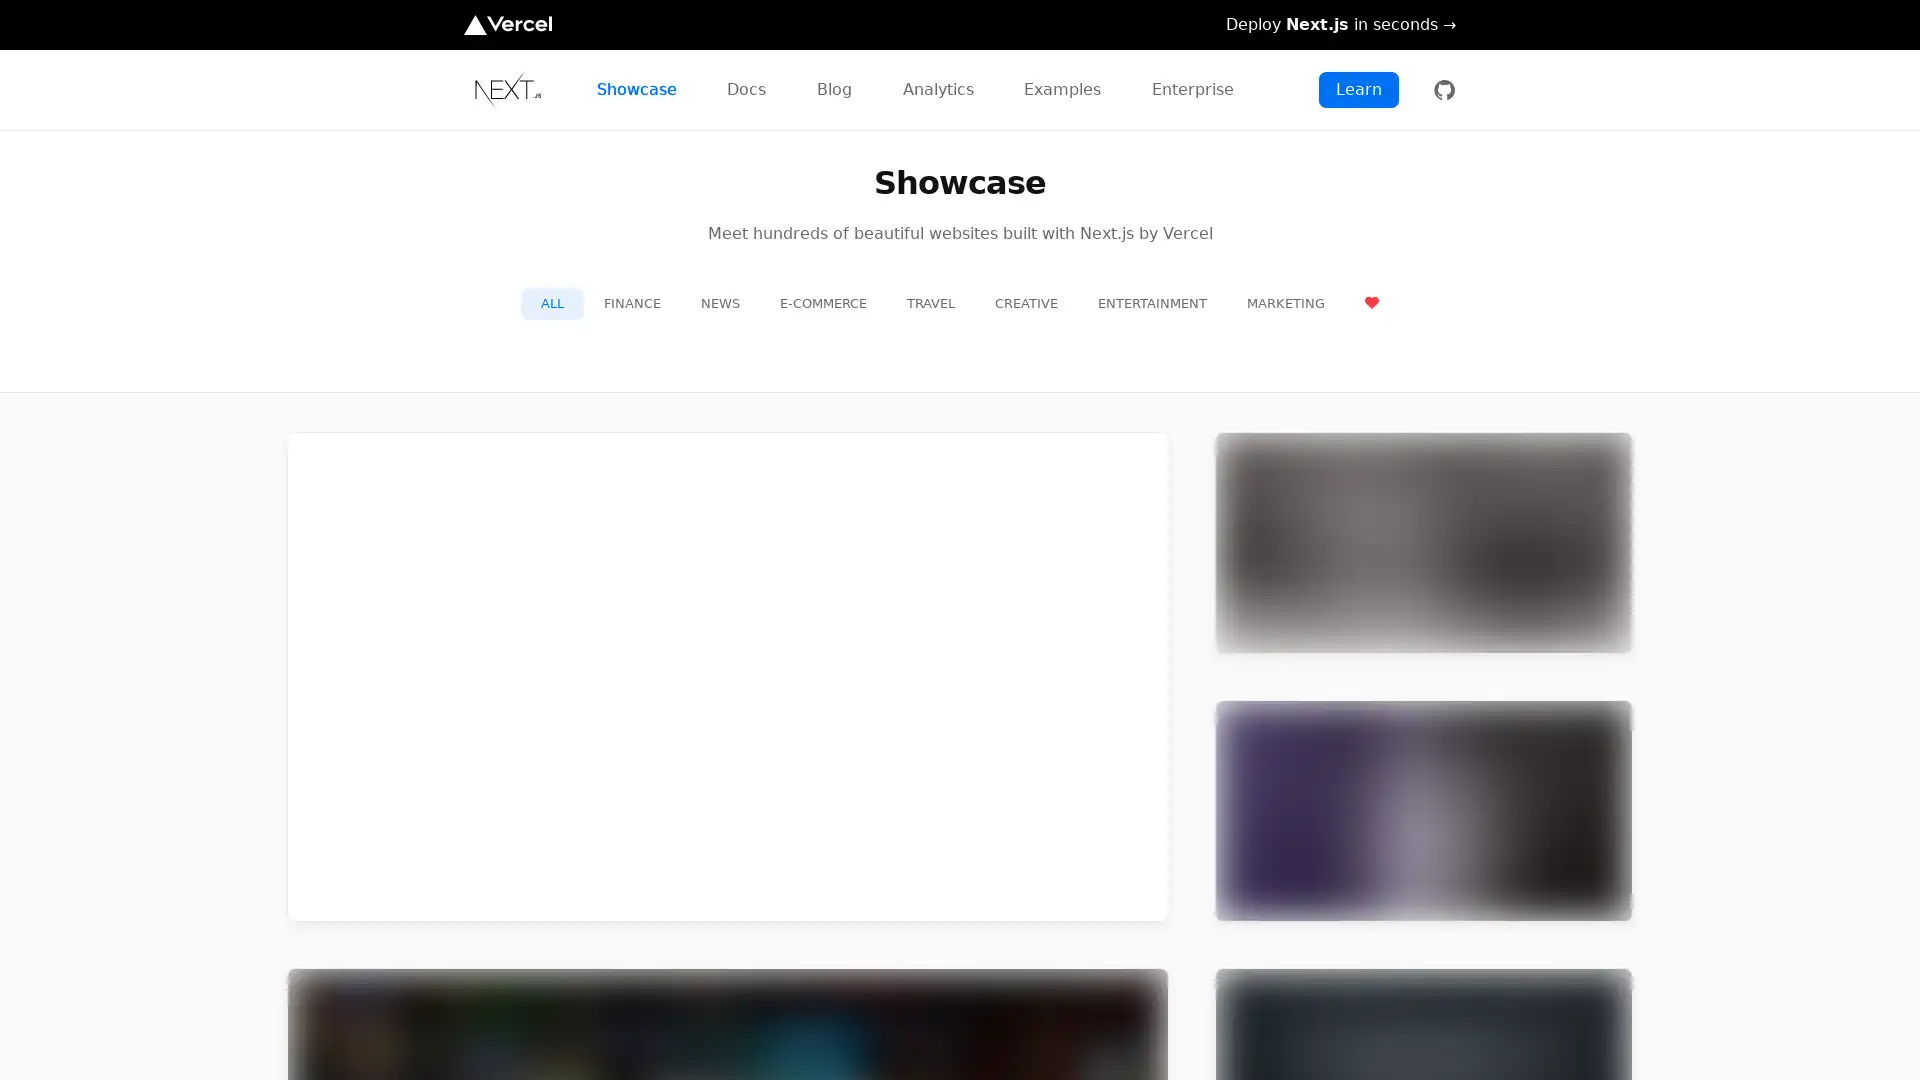 The image size is (1920, 1080). What do you see at coordinates (631, 303) in the screenshot?
I see `FINANCE` at bounding box center [631, 303].